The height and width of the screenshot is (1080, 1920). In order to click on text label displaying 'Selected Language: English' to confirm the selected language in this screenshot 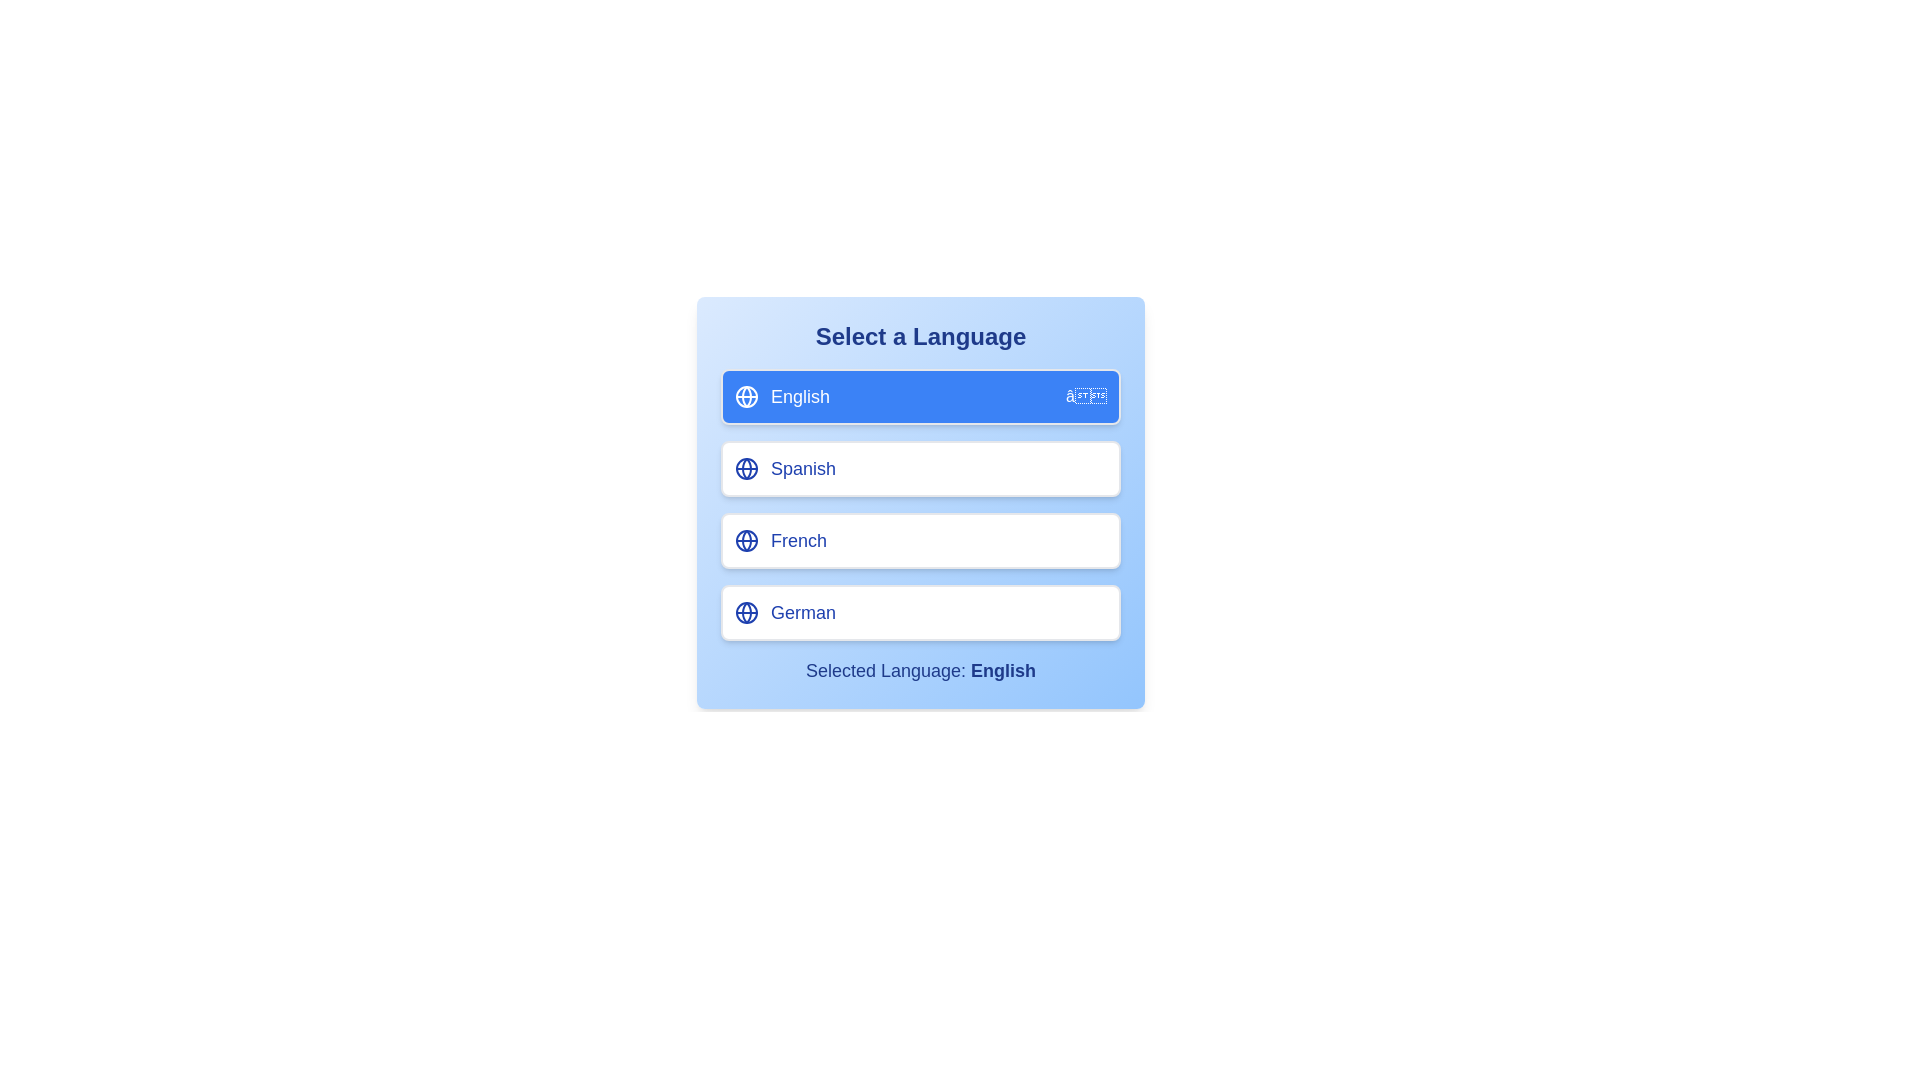, I will do `click(920, 671)`.